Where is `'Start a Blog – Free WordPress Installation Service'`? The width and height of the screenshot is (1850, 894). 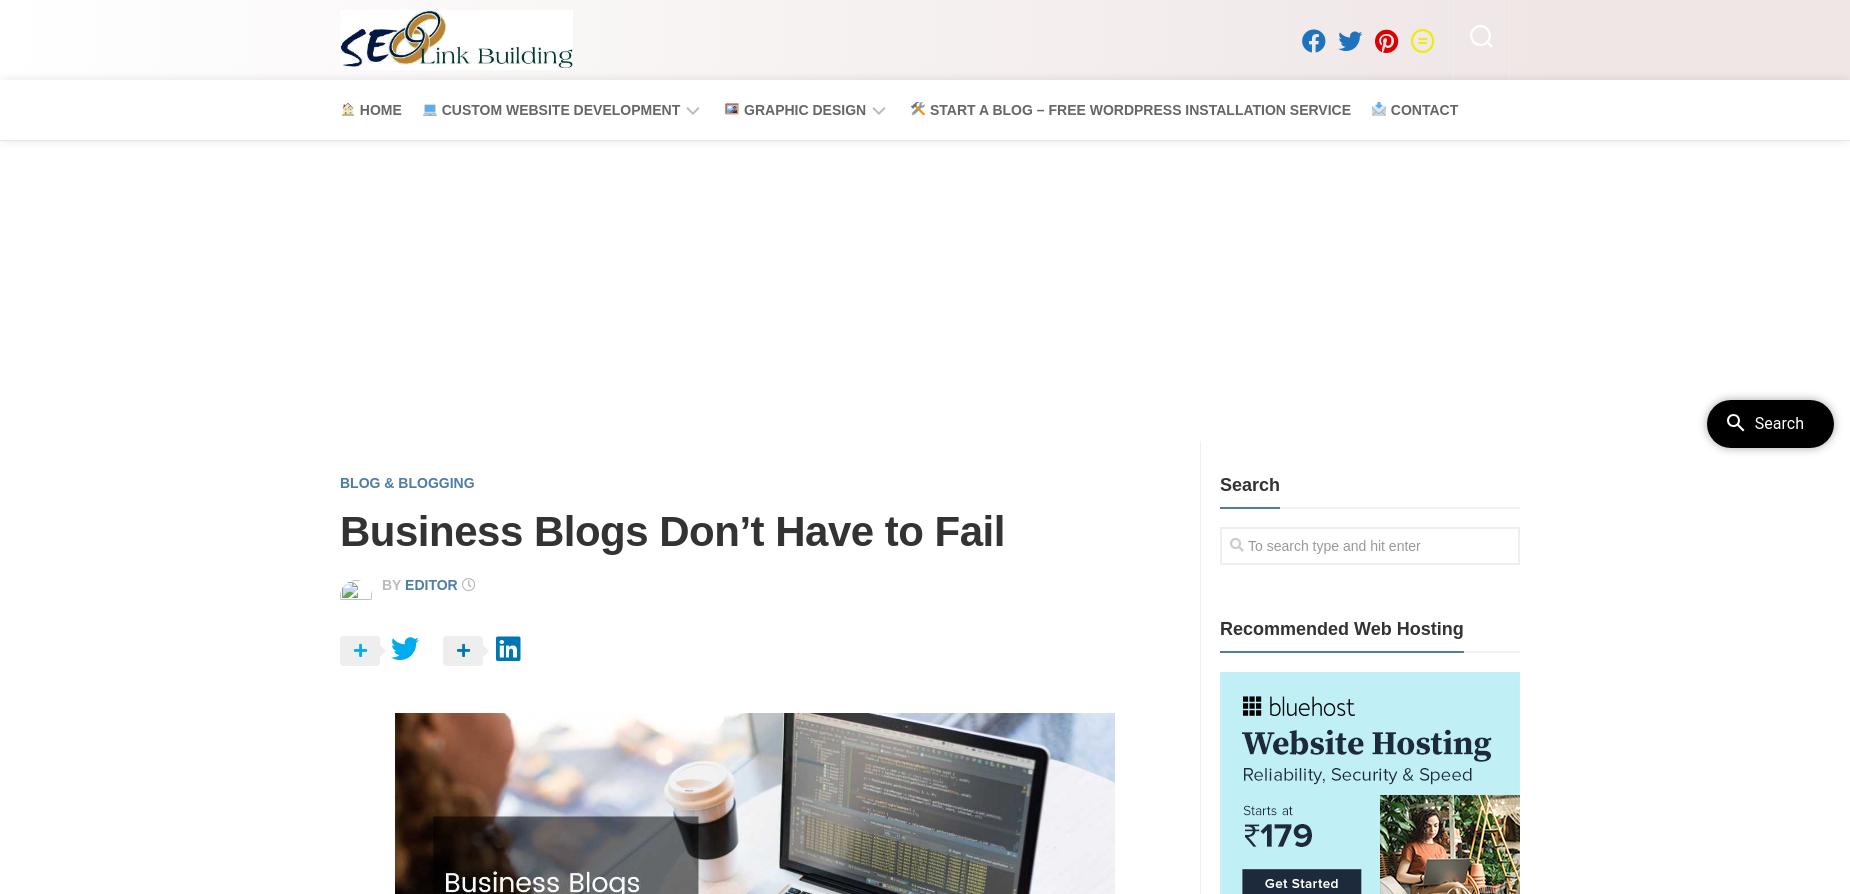 'Start a Blog – Free WordPress Installation Service' is located at coordinates (1137, 108).